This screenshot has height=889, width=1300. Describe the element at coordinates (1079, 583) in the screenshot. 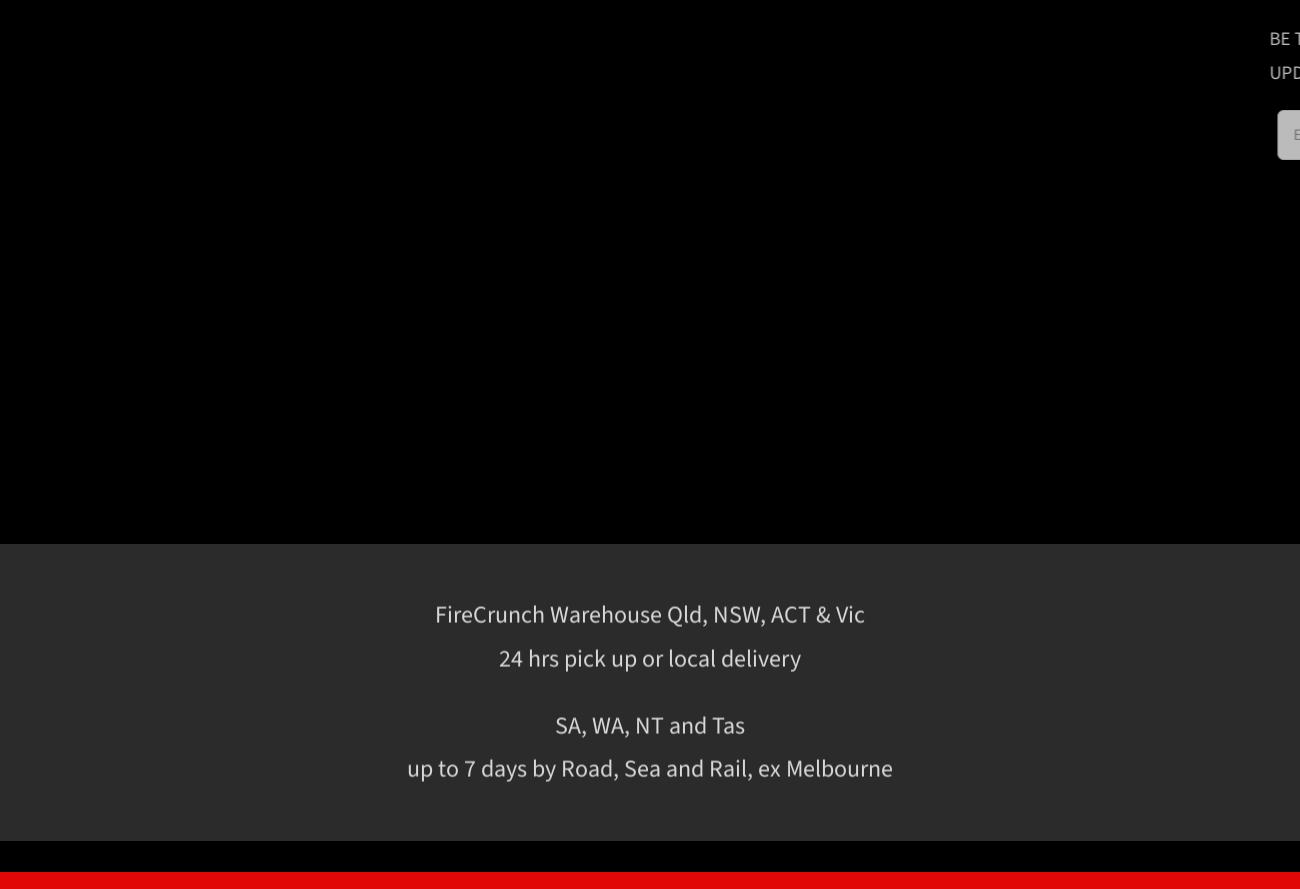

I see `'Professions'` at that location.